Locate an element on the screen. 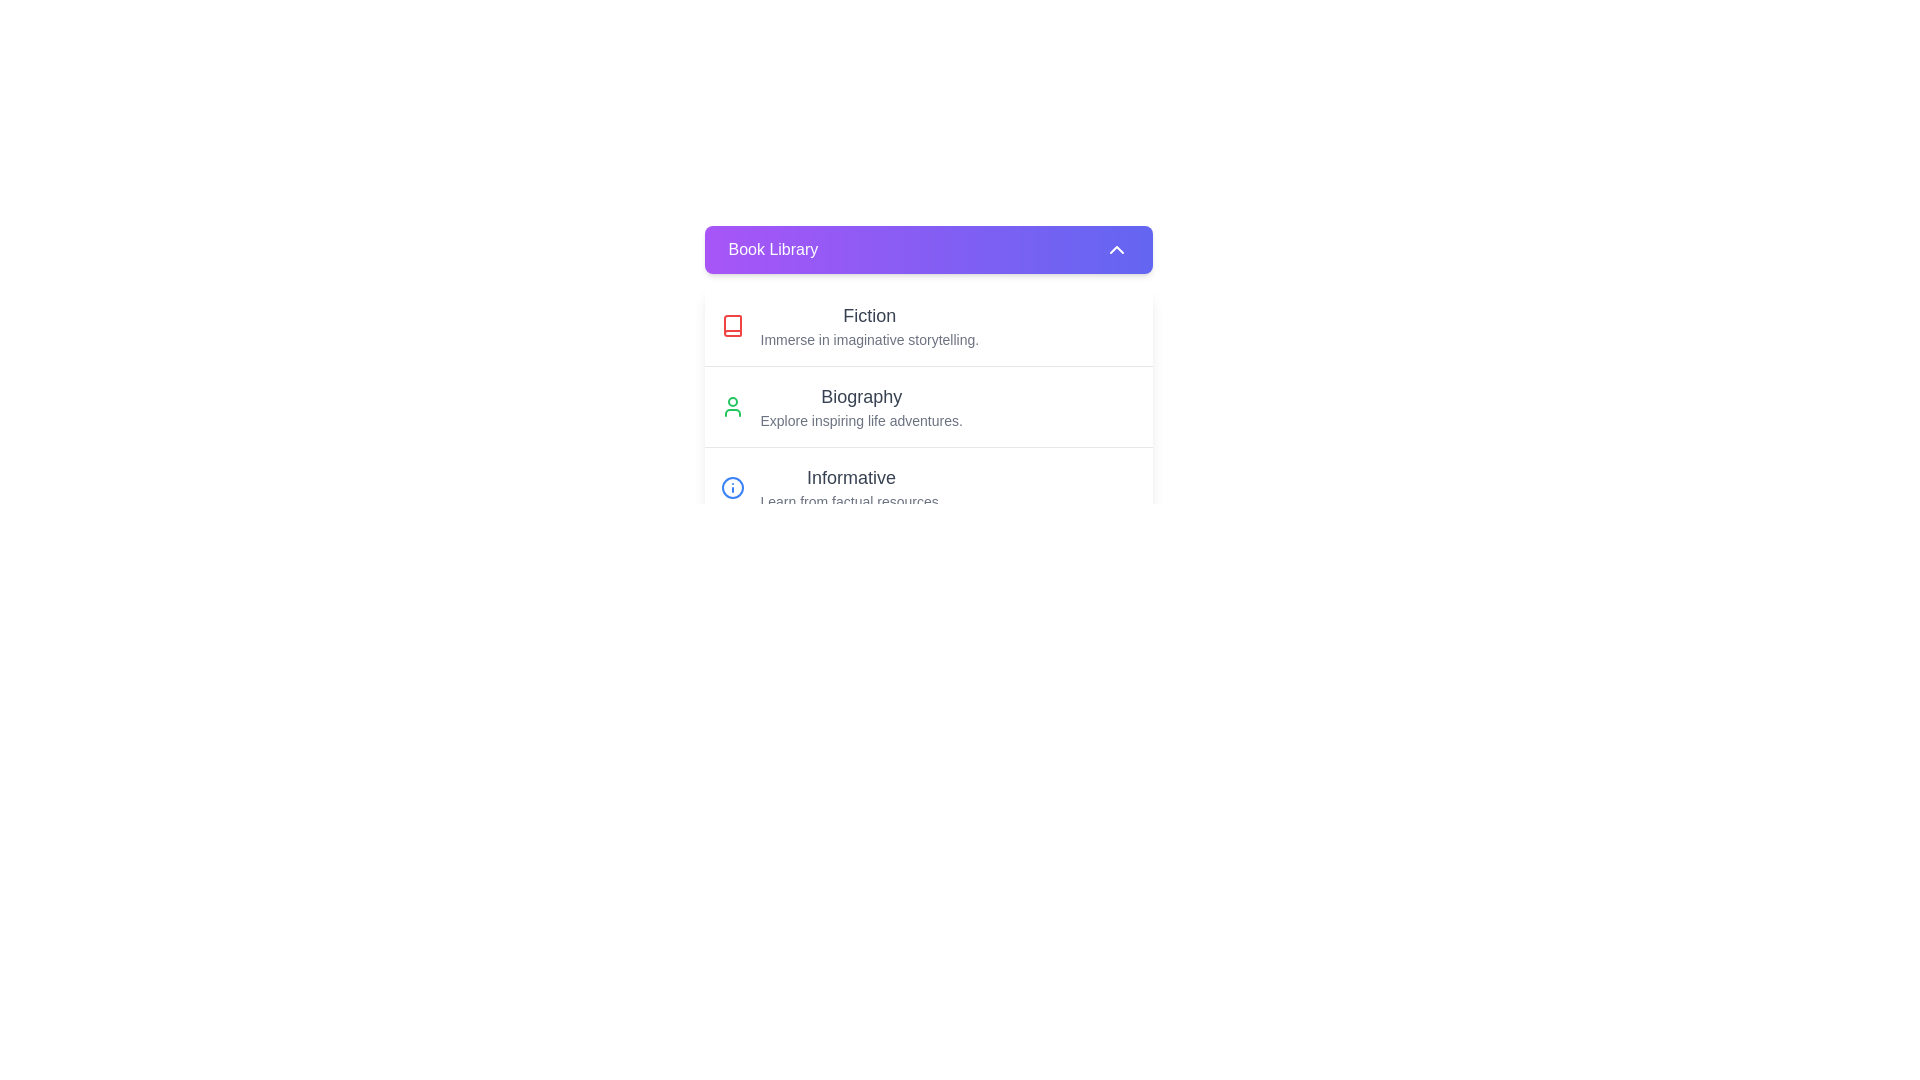 The height and width of the screenshot is (1080, 1920). text label displaying 'Informative' in bold gray tones, located in the third row under 'Book Library' is located at coordinates (851, 478).